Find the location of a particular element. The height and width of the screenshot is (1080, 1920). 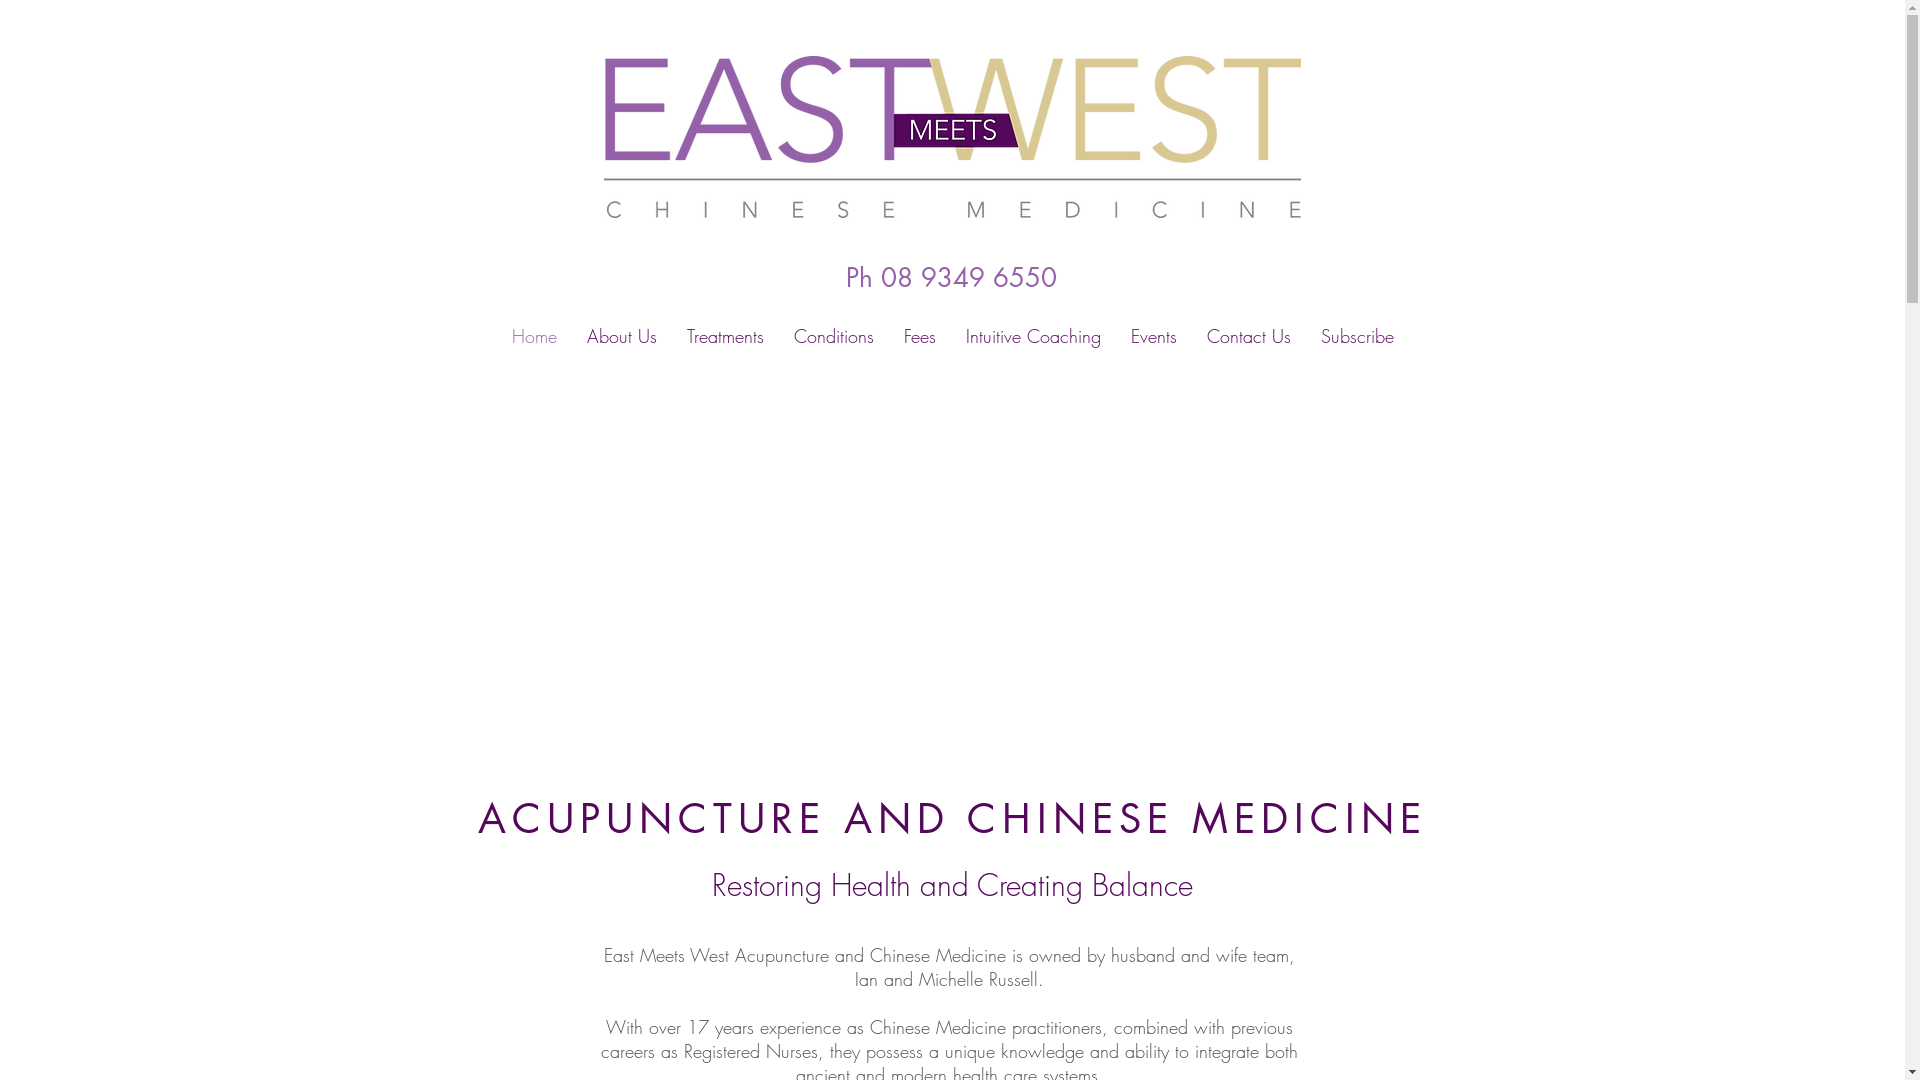

'Subscribe' is located at coordinates (1305, 334).